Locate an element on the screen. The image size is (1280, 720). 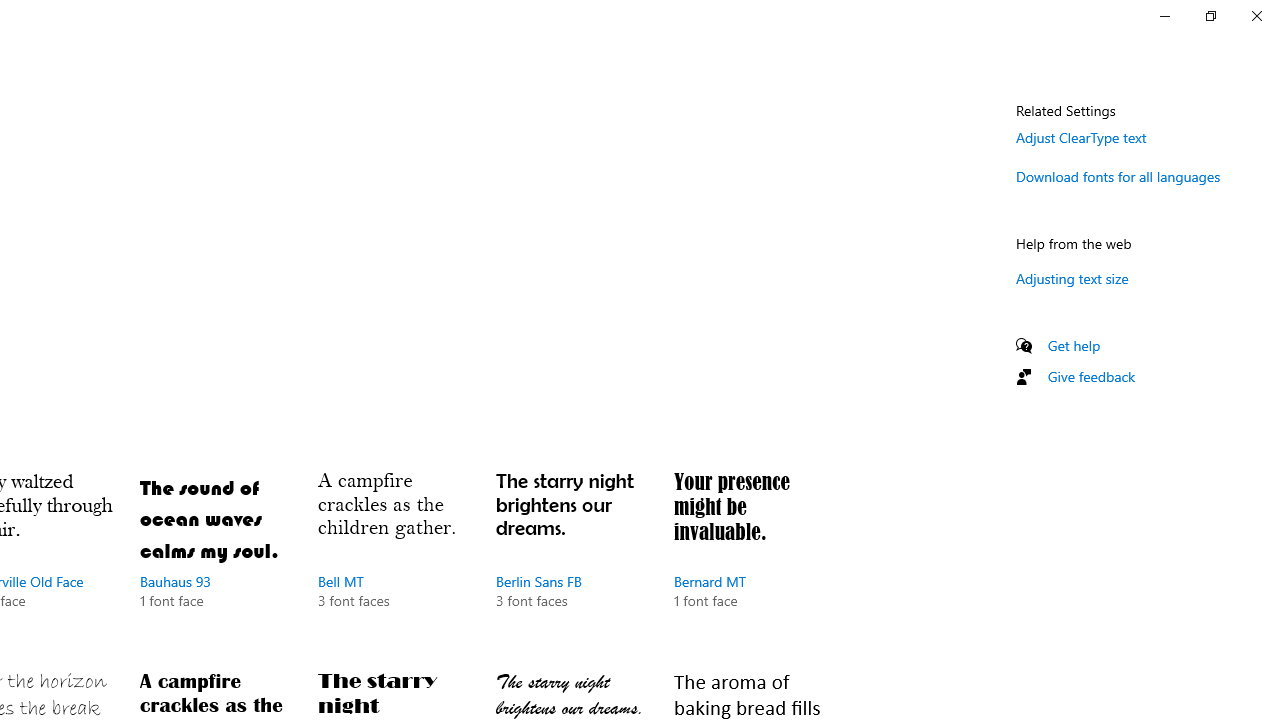
'Adjust ClearType text' is located at coordinates (1080, 136).